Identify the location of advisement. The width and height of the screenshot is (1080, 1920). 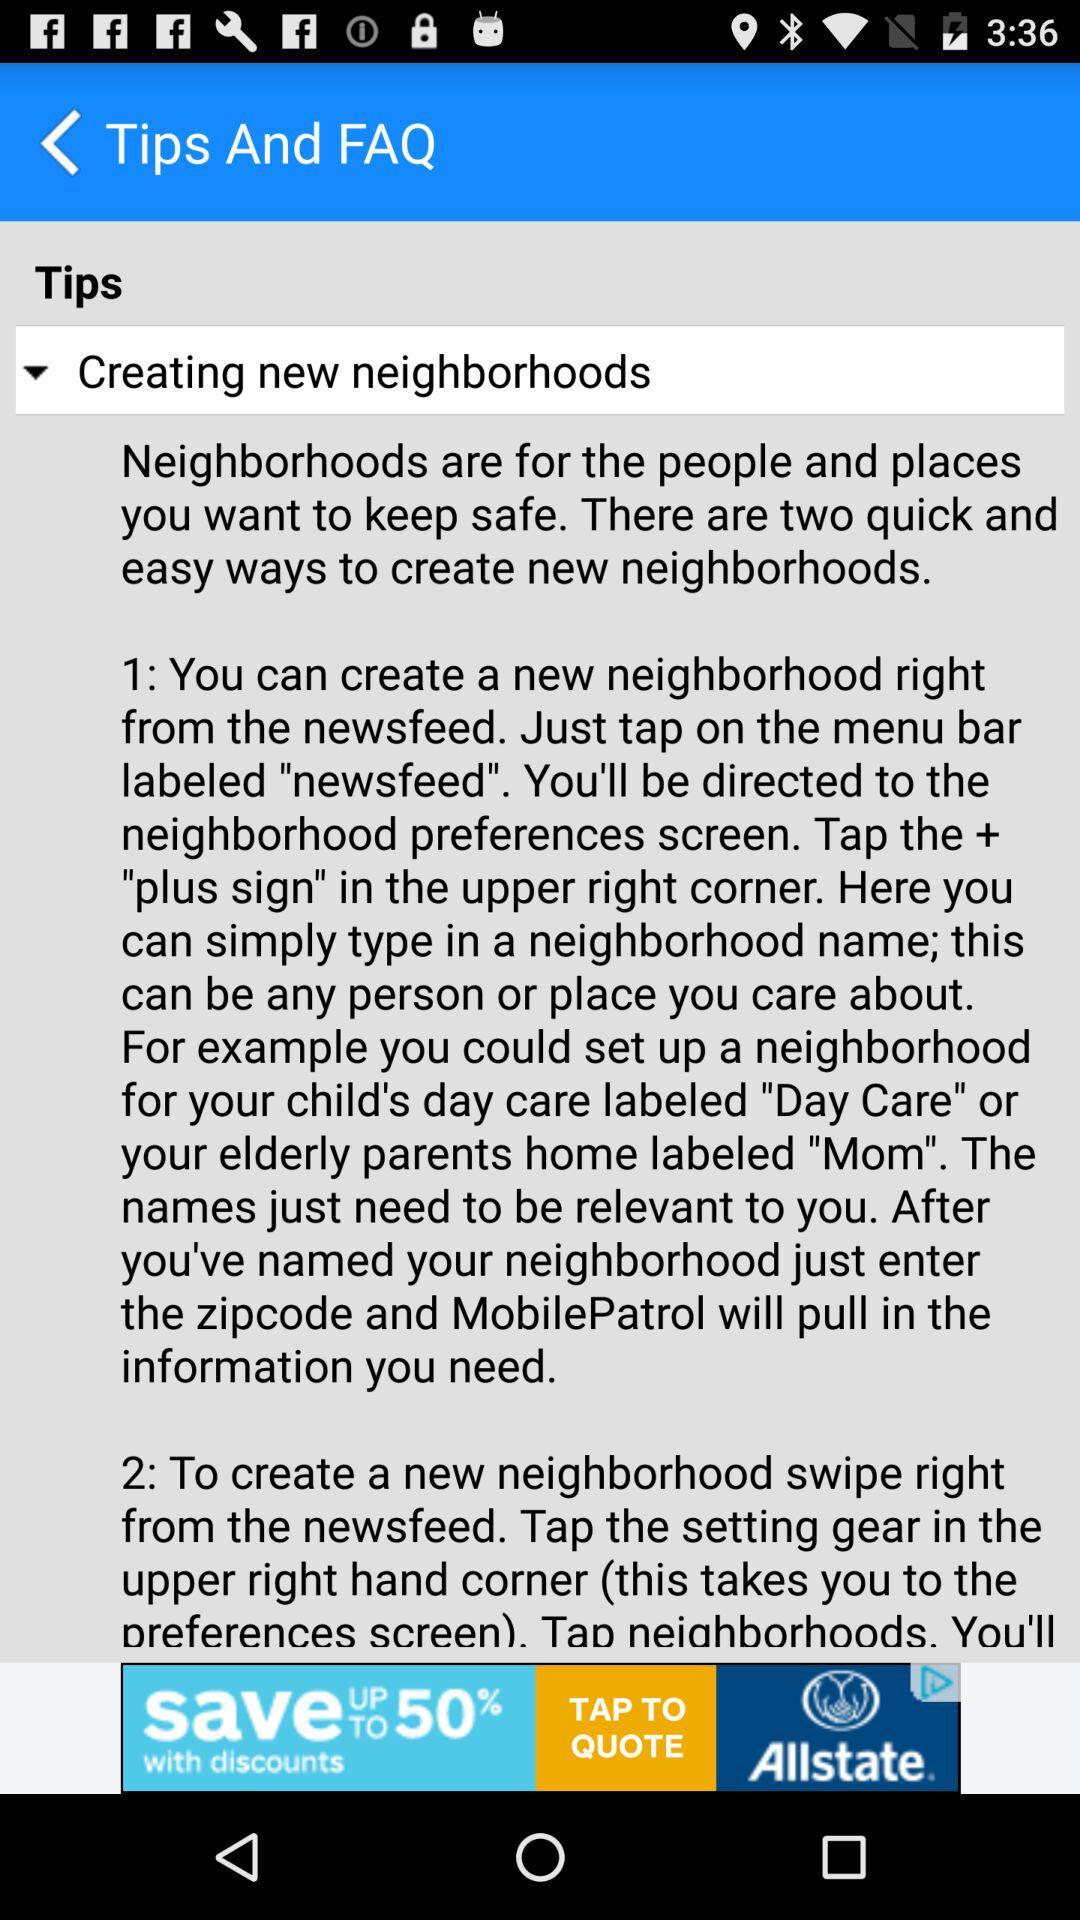
(540, 1727).